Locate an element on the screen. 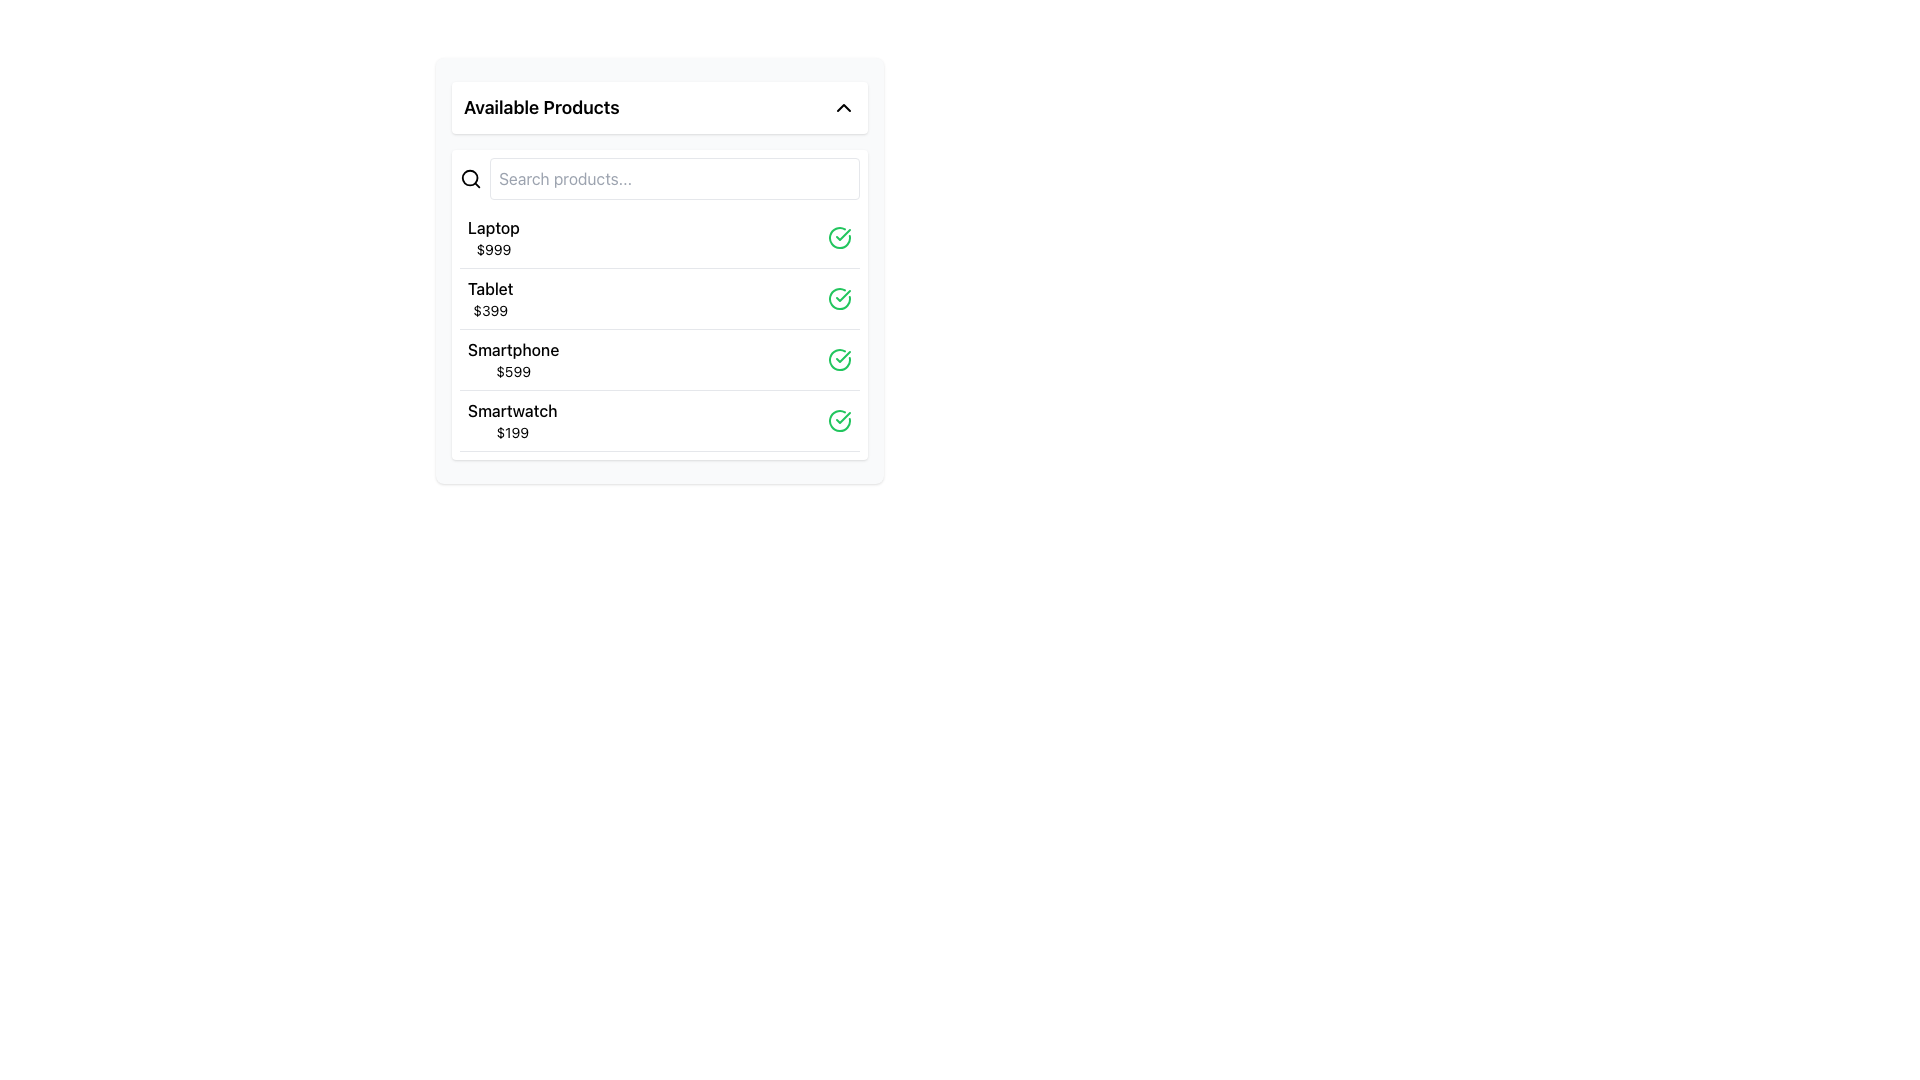 The height and width of the screenshot is (1080, 1920). the interactive icon, which is a green circular checkmark located to the far right of the 'Smartwatch $199' text is located at coordinates (840, 419).